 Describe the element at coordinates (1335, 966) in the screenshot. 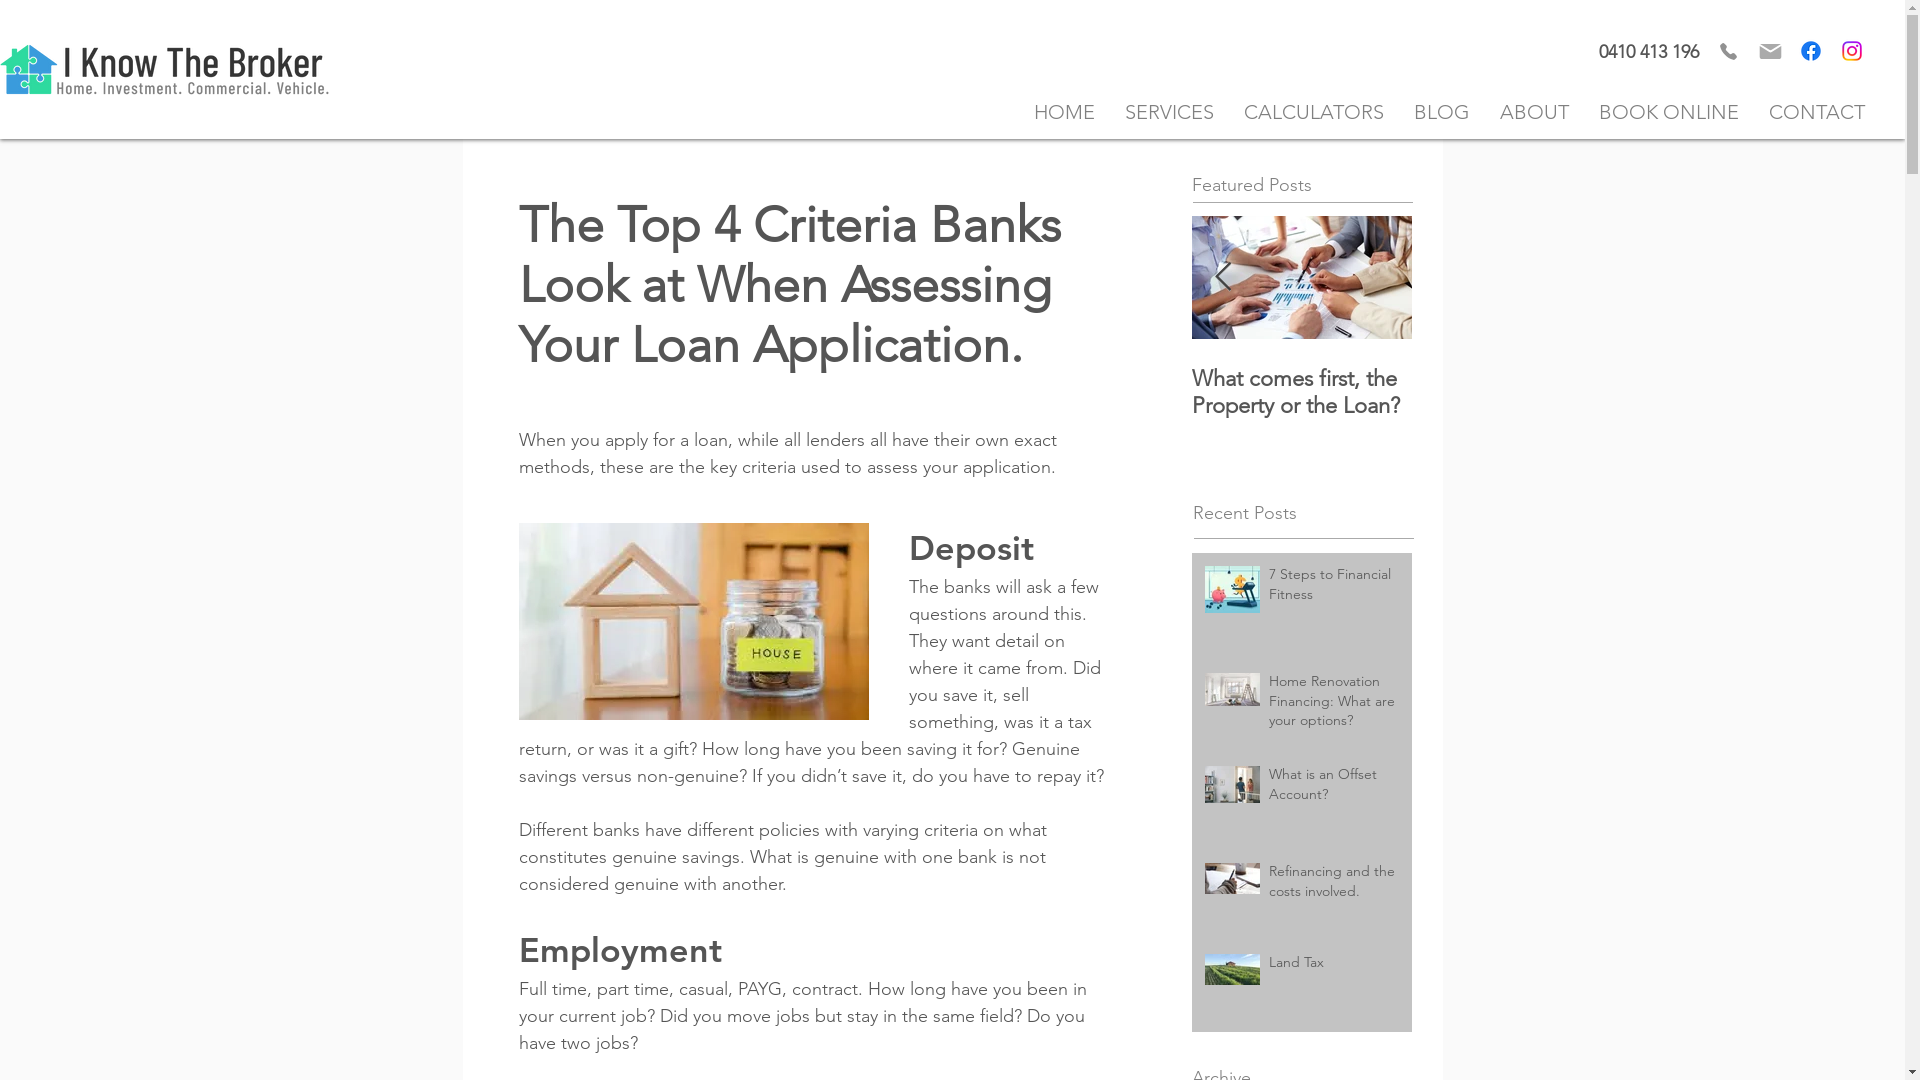

I see `'Land Tax'` at that location.